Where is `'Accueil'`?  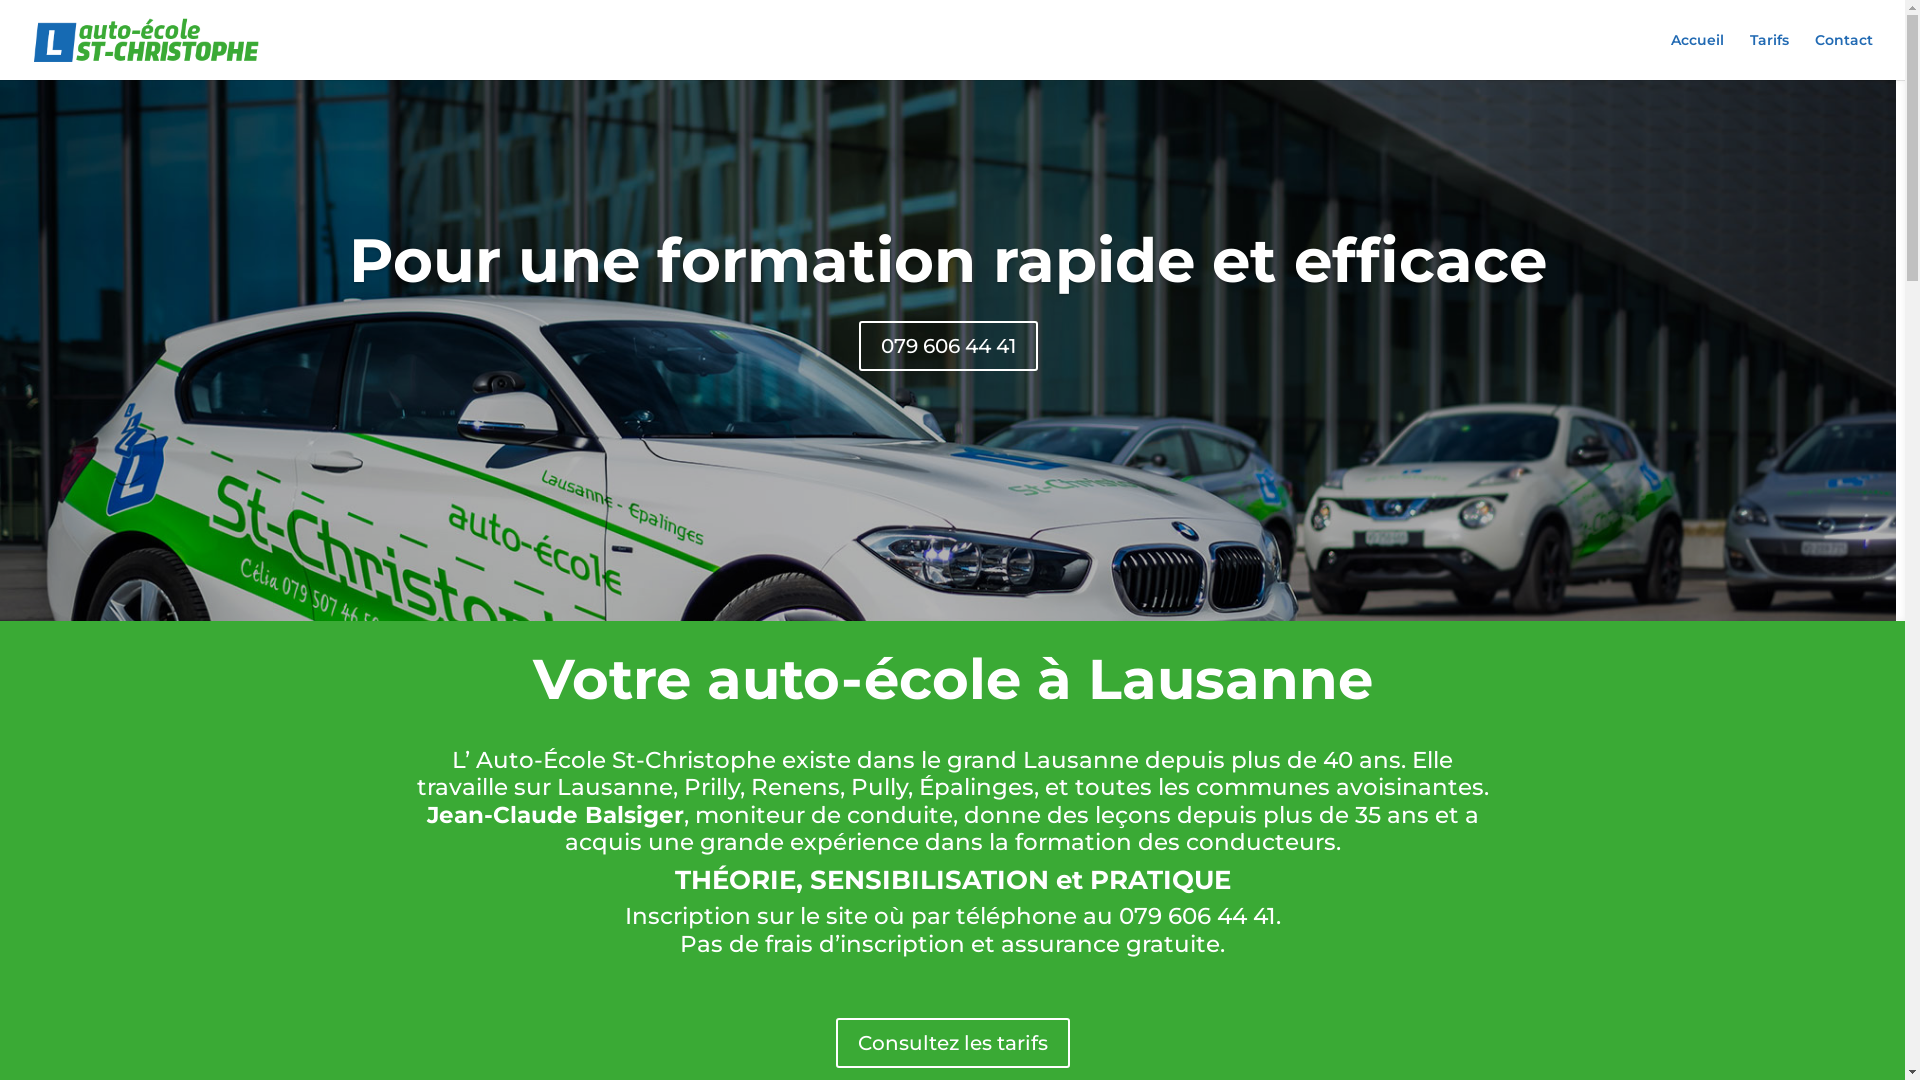
'Accueil' is located at coordinates (1670, 55).